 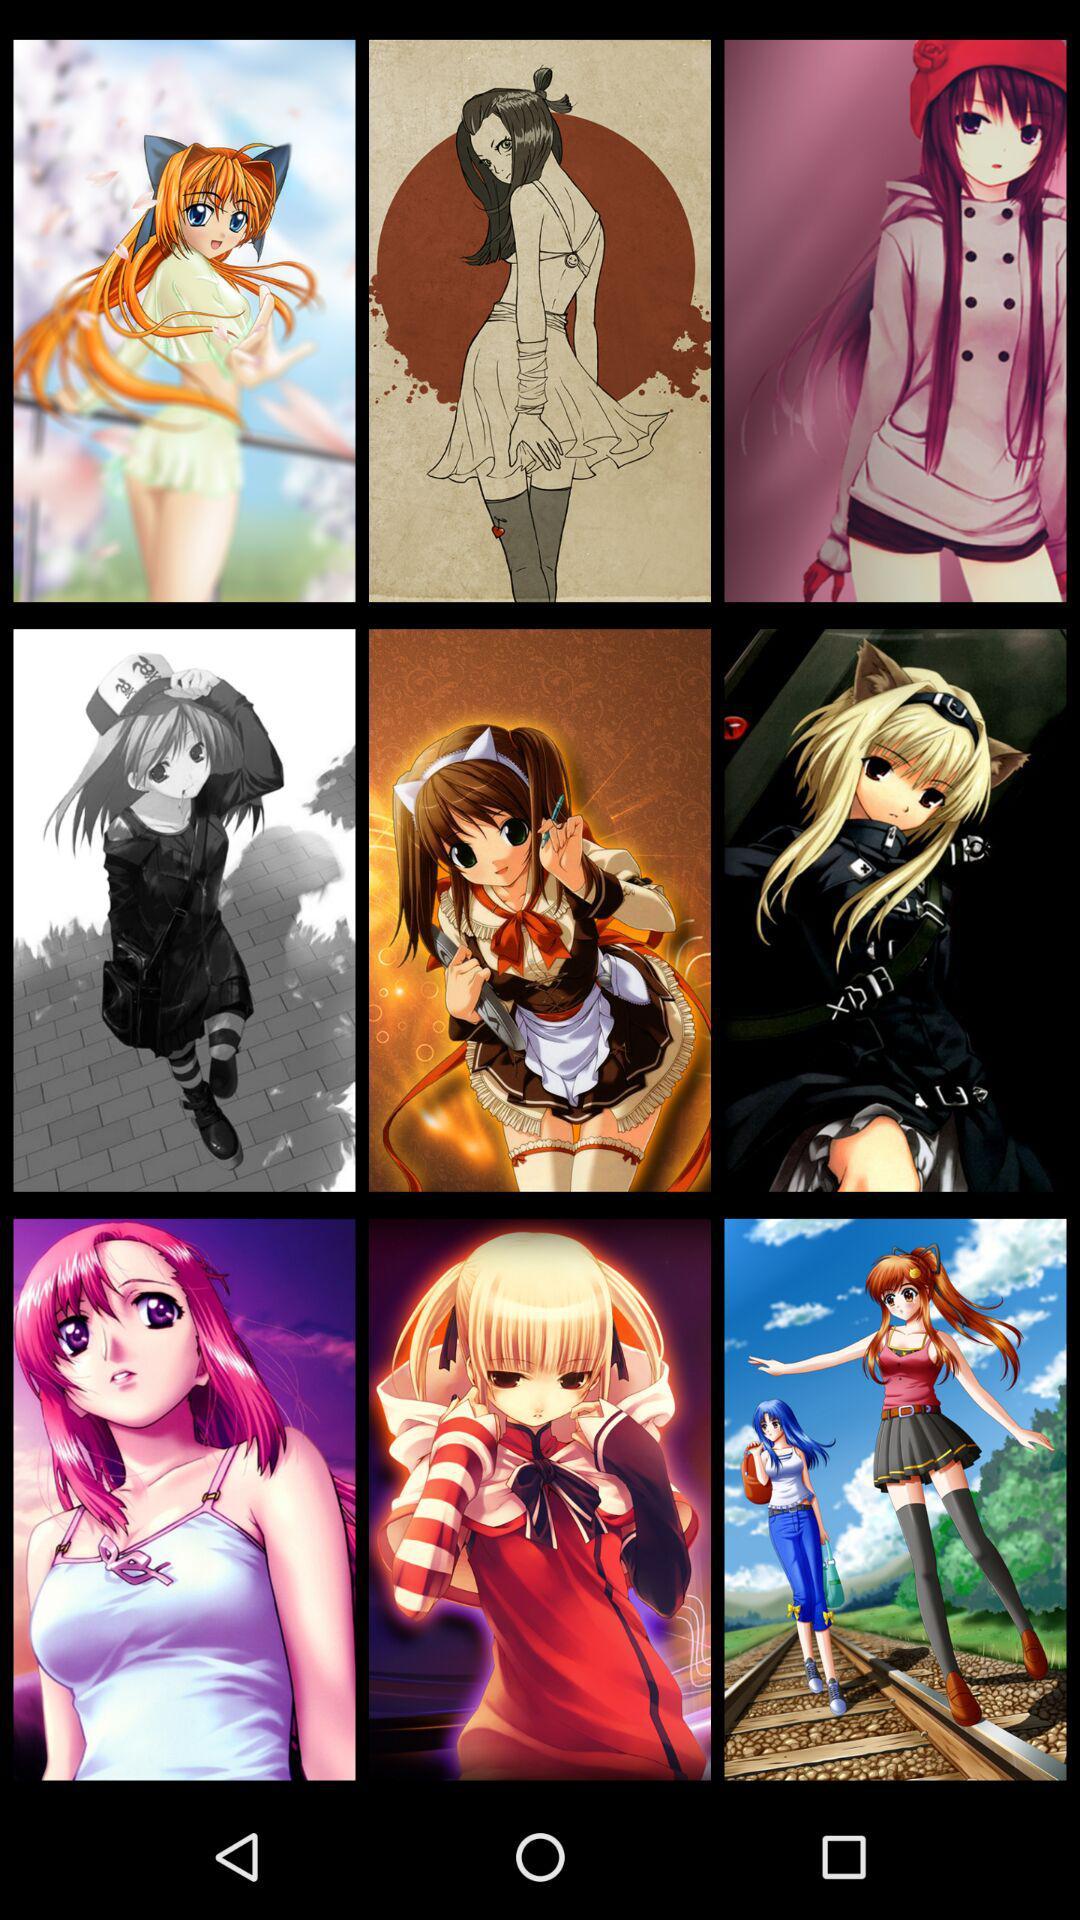 What do you see at coordinates (540, 909) in the screenshot?
I see `item at the center` at bounding box center [540, 909].